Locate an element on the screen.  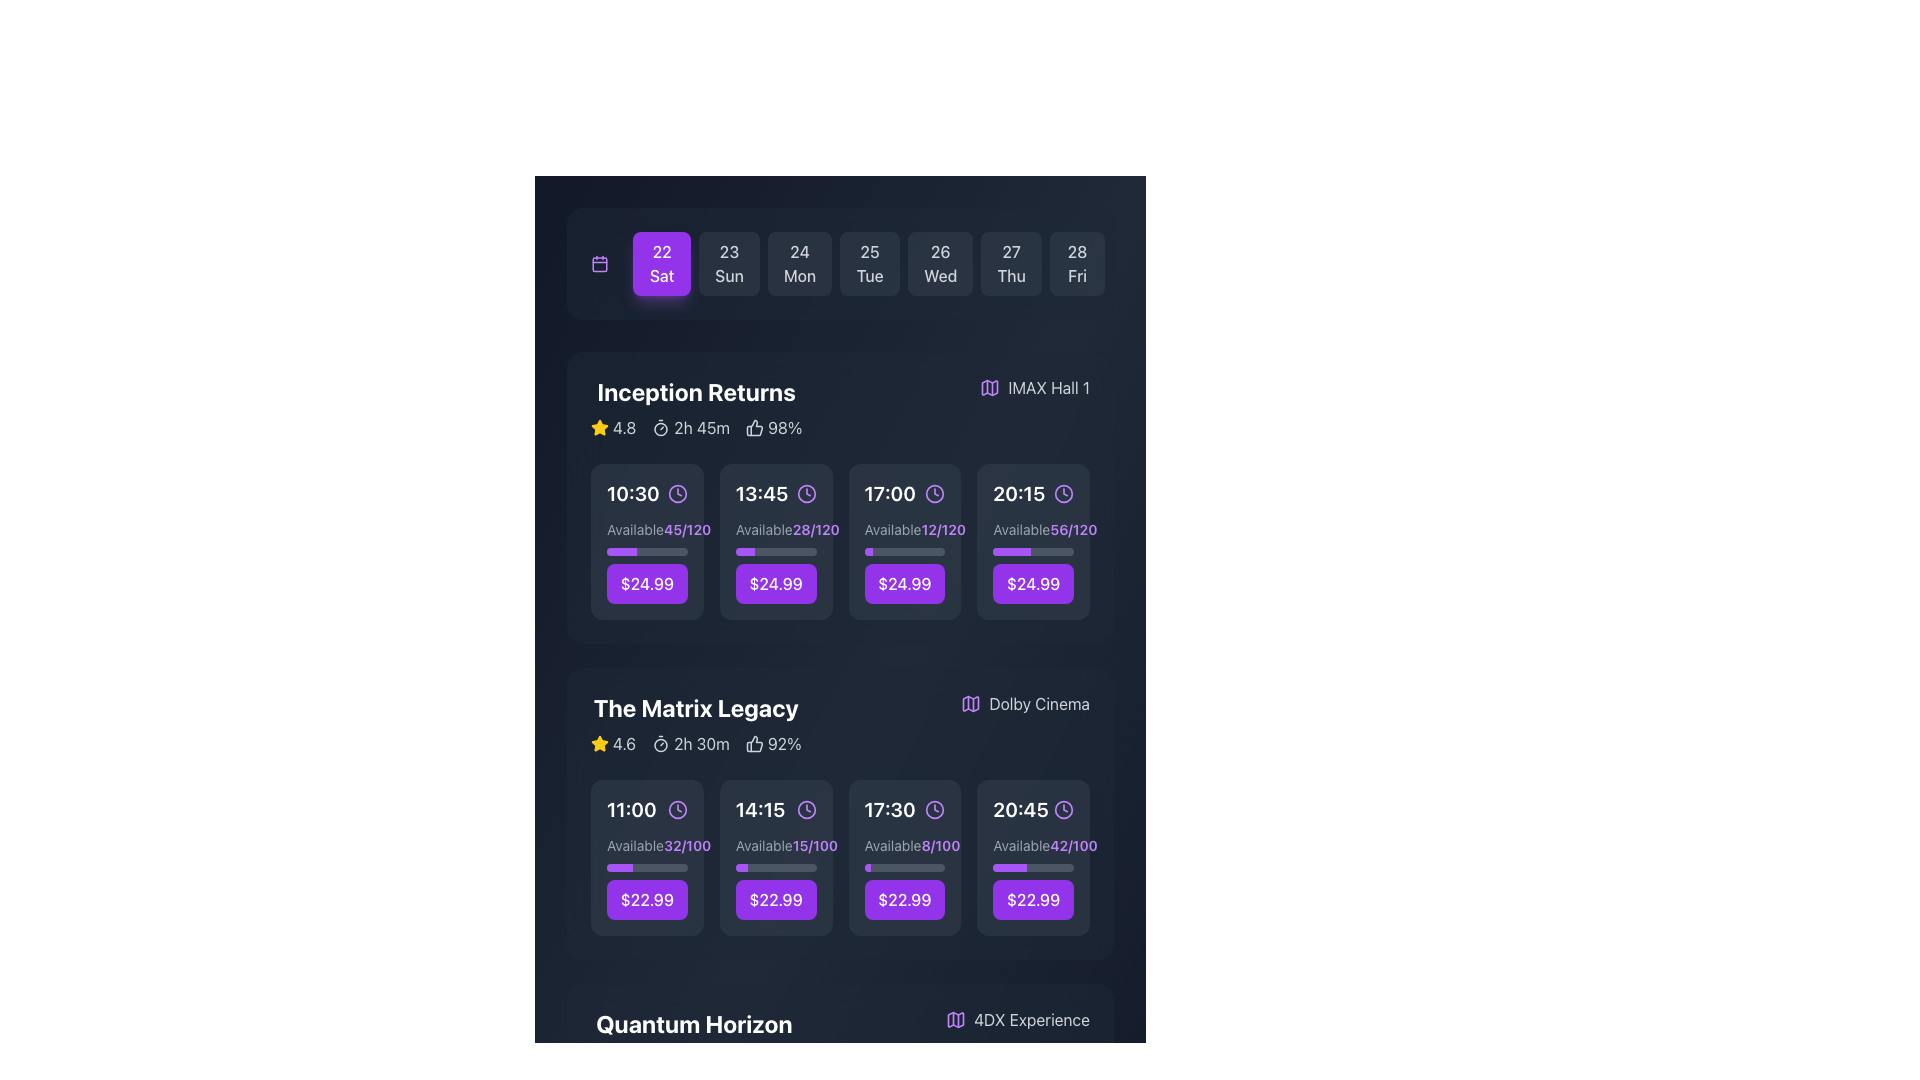
the purple clock icon with a clean, thin aesthetic, located adjacent to the '13:45' text in the second slot of the 'Inception Returns' schedule row is located at coordinates (806, 493).